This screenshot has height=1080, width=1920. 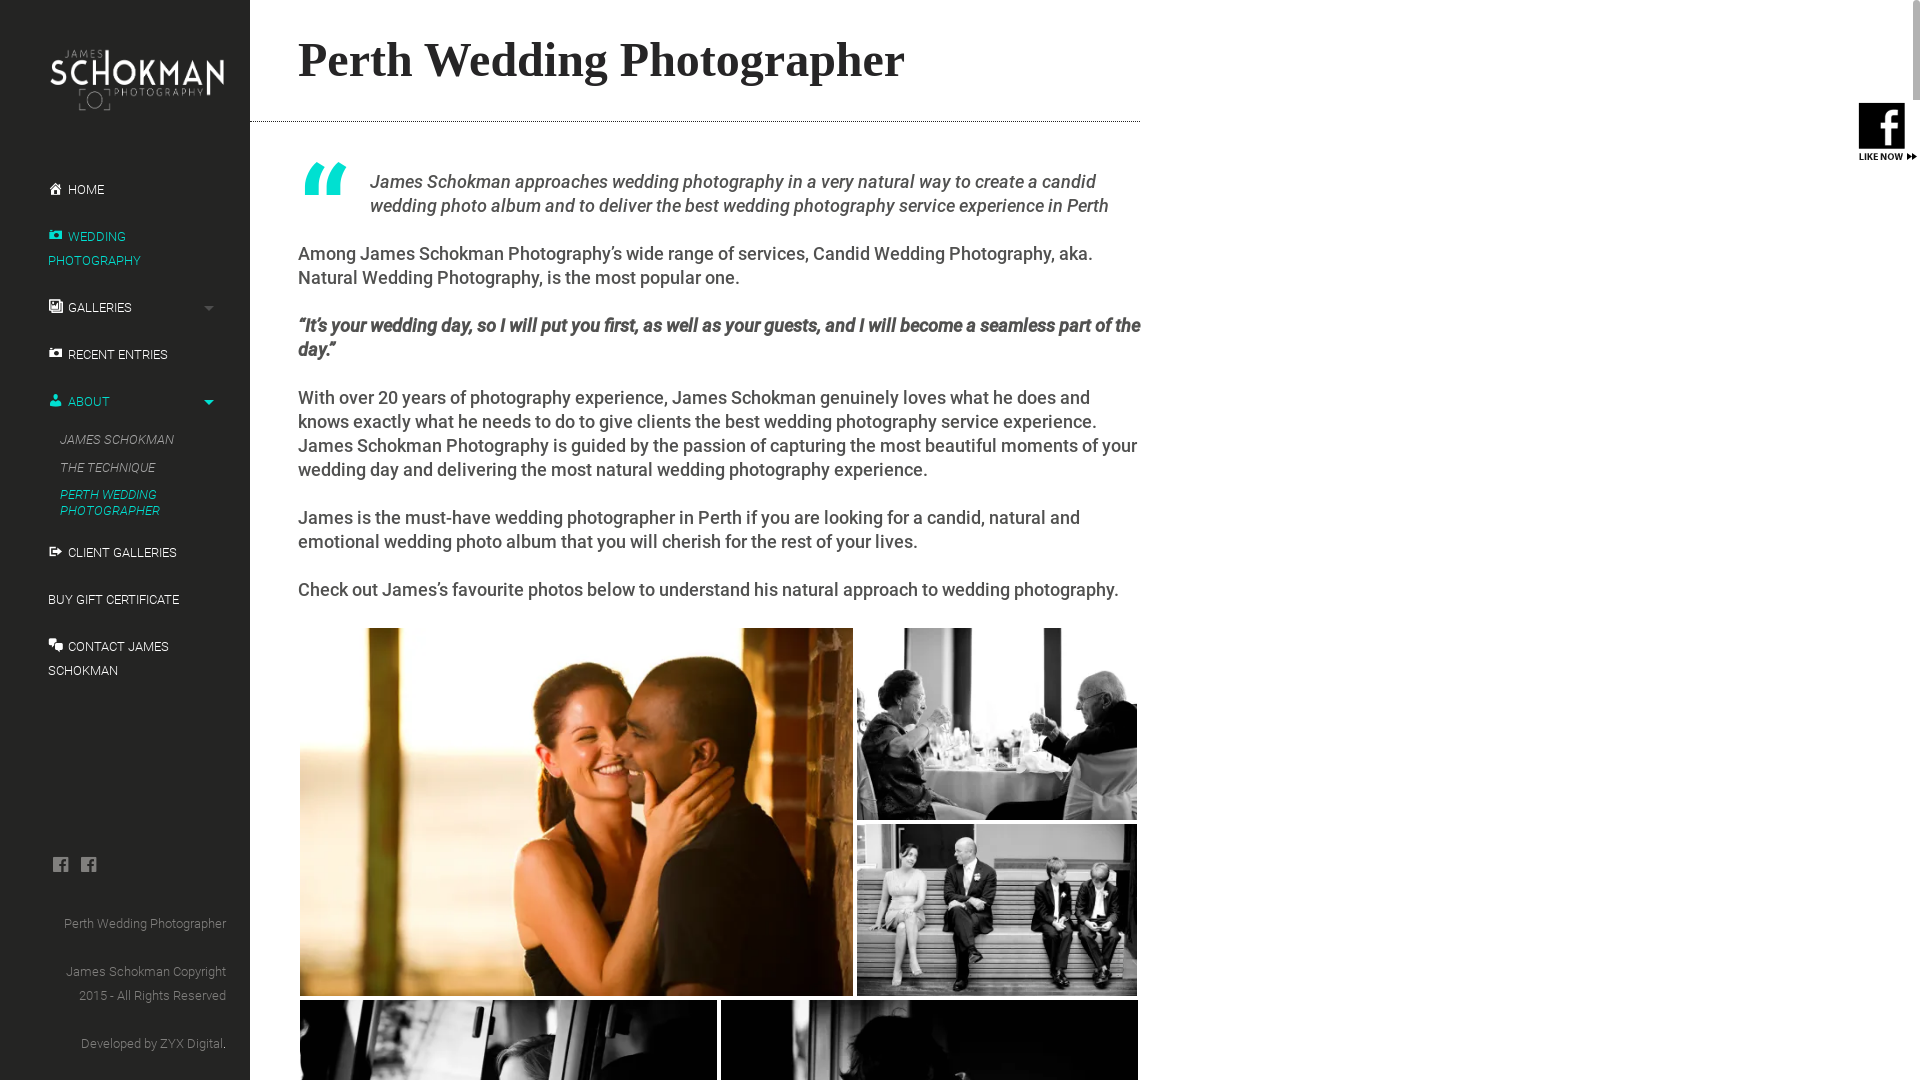 What do you see at coordinates (997, 910) in the screenshot?
I see `'James_schokman_photography_website-118'` at bounding box center [997, 910].